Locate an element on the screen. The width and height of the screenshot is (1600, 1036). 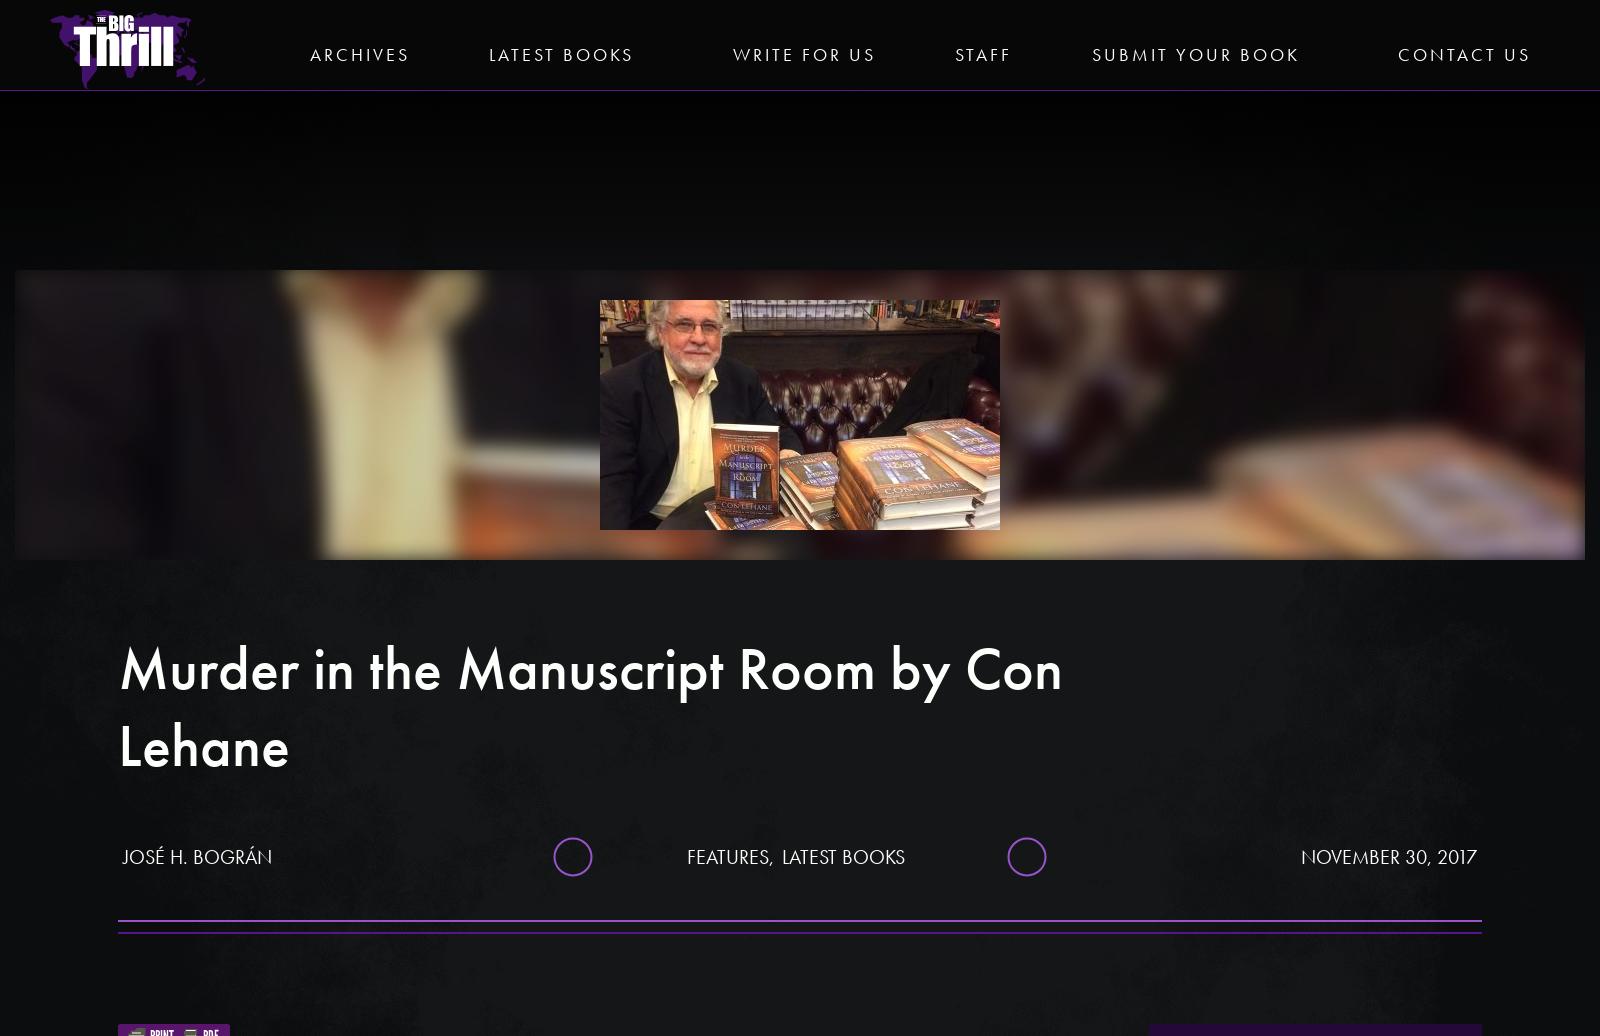
'J.T. Patten' is located at coordinates (1314, 312).